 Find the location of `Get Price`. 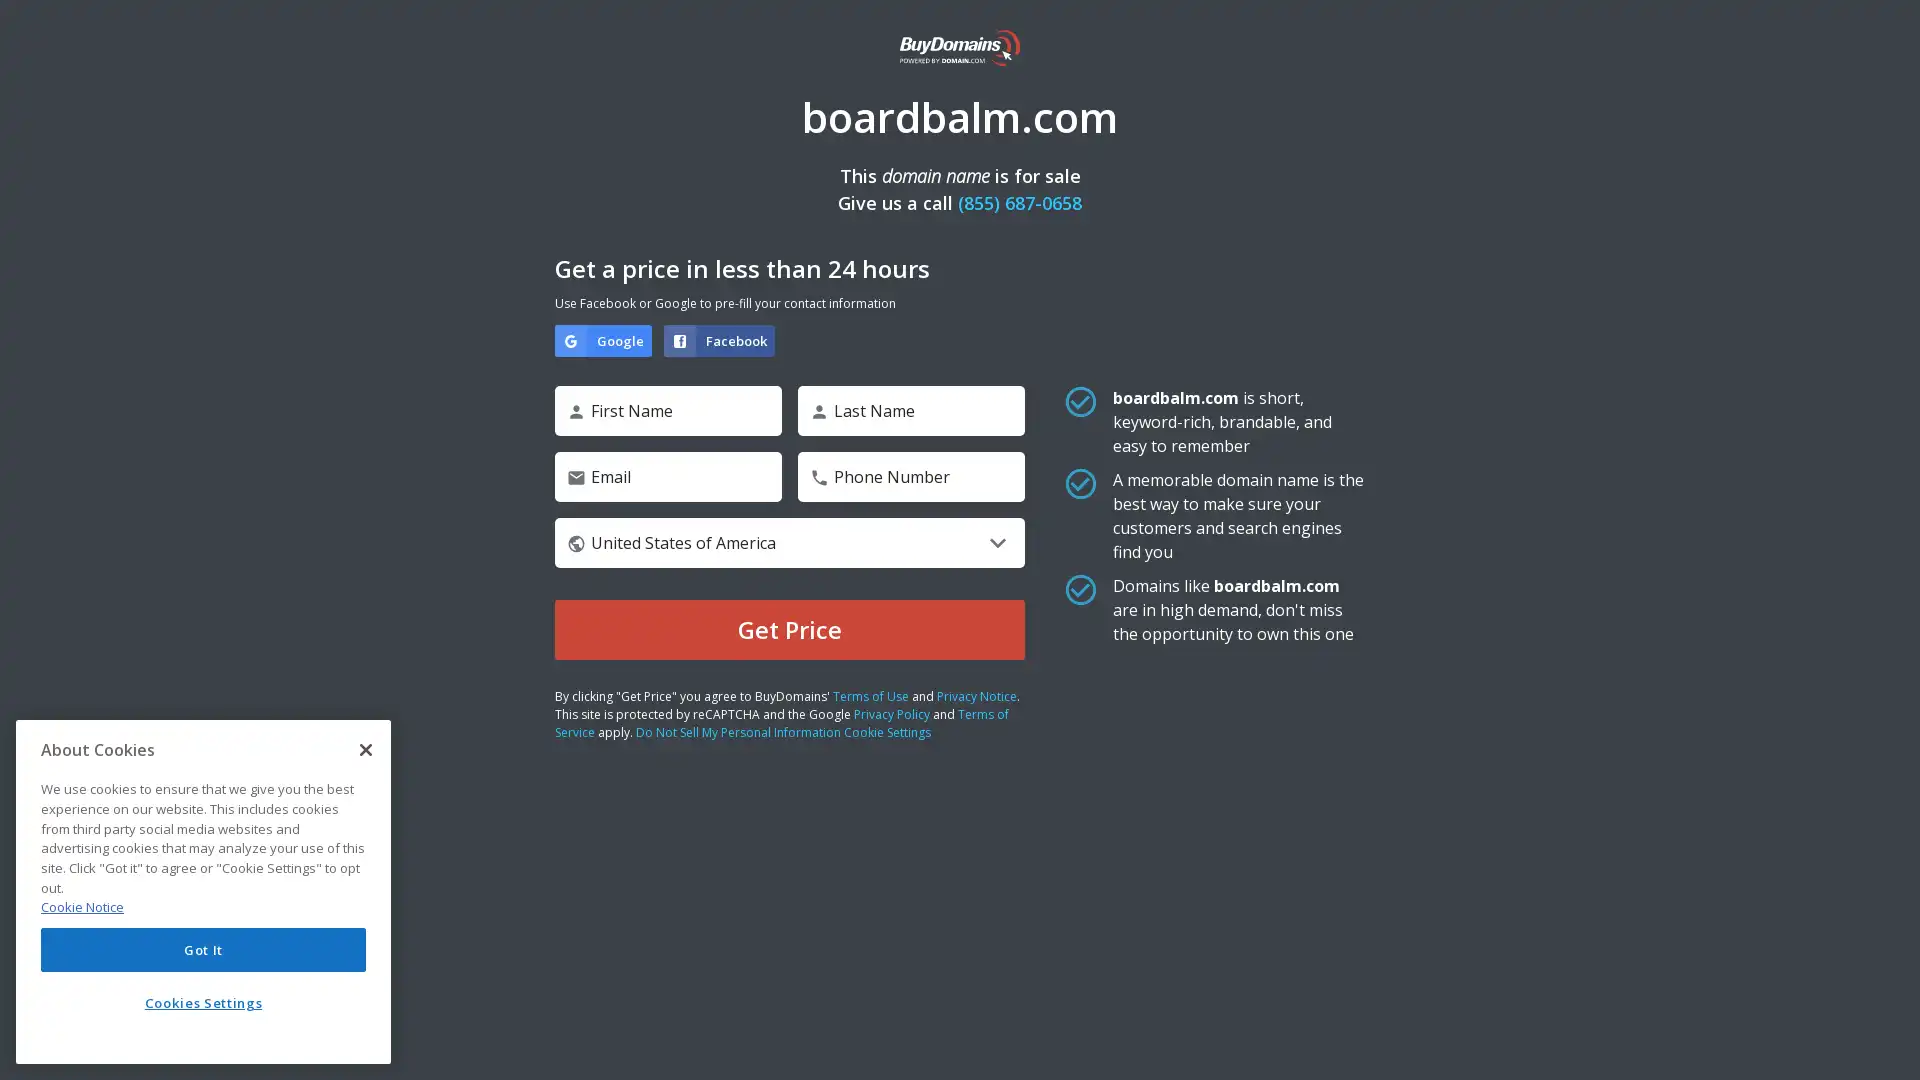

Get Price is located at coordinates (789, 628).